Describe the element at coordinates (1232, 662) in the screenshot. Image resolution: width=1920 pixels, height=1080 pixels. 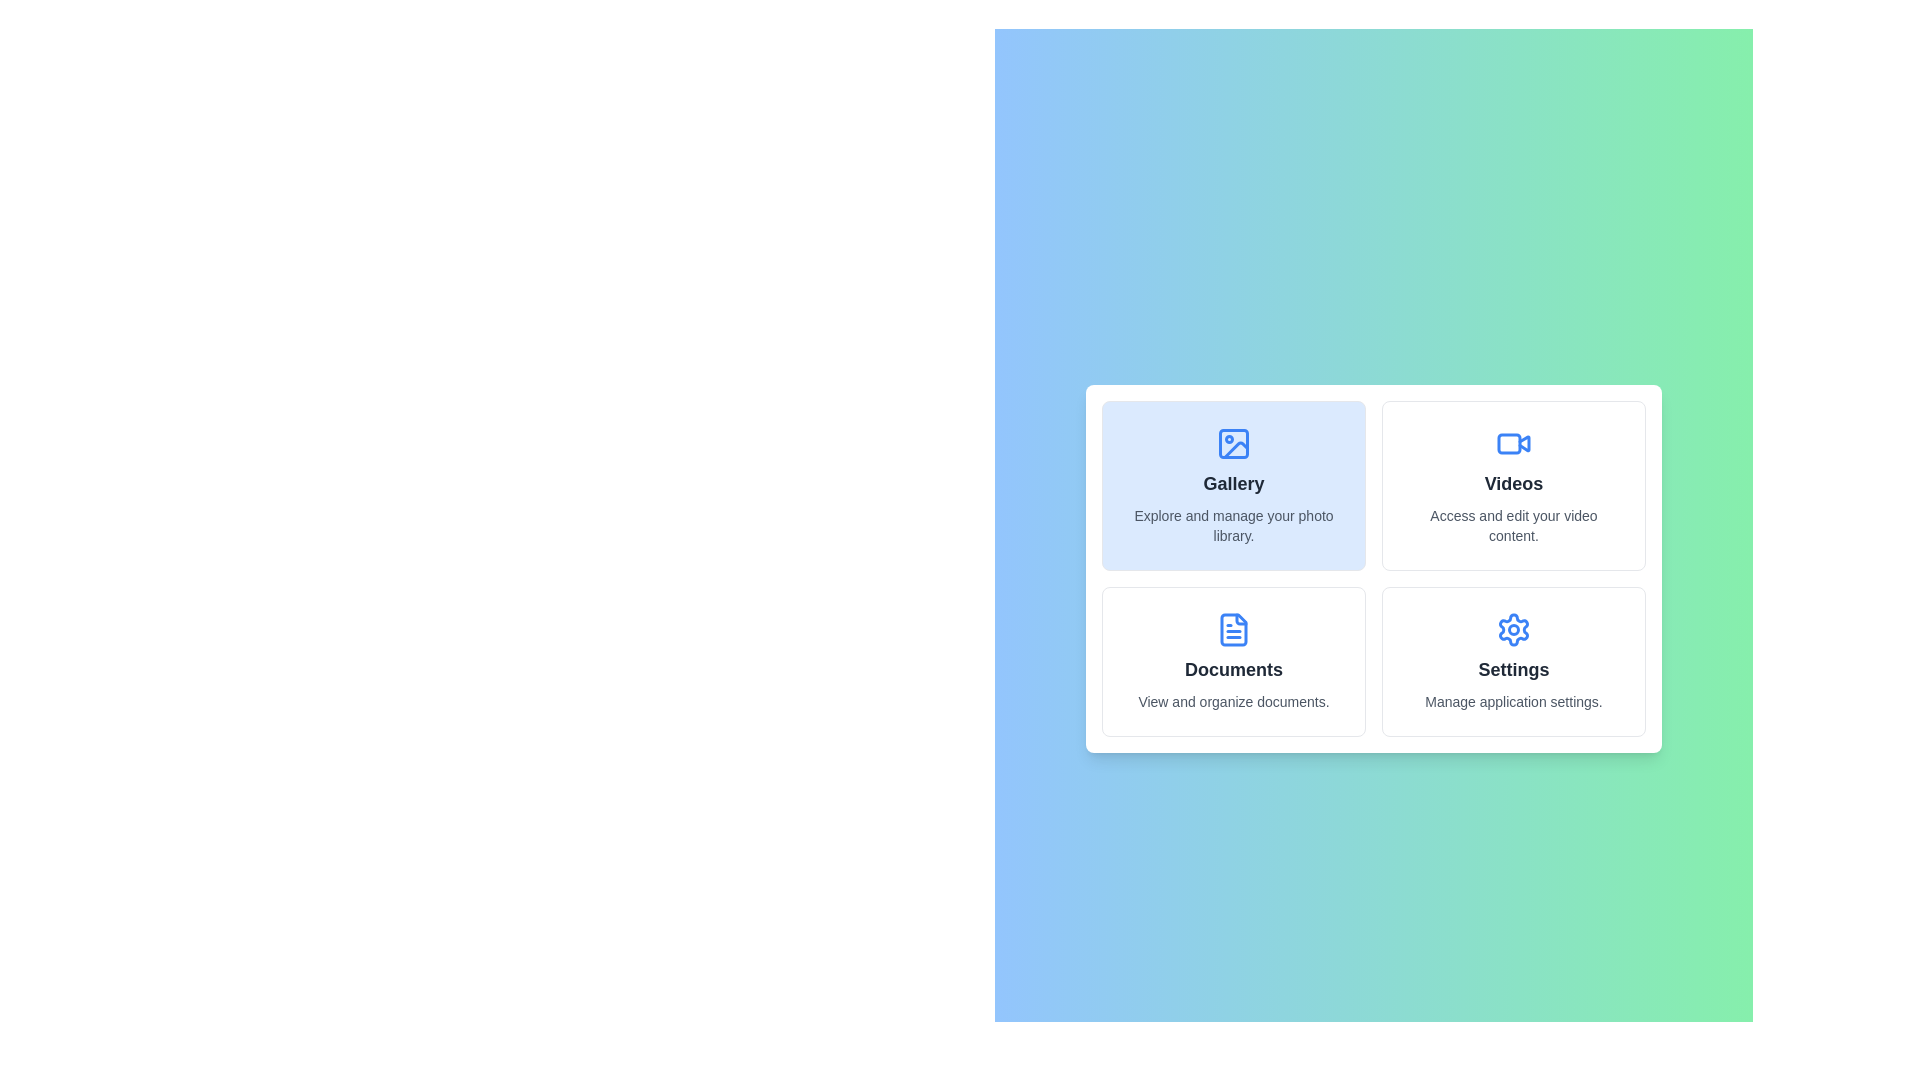
I see `the icon and label for Documents` at that location.